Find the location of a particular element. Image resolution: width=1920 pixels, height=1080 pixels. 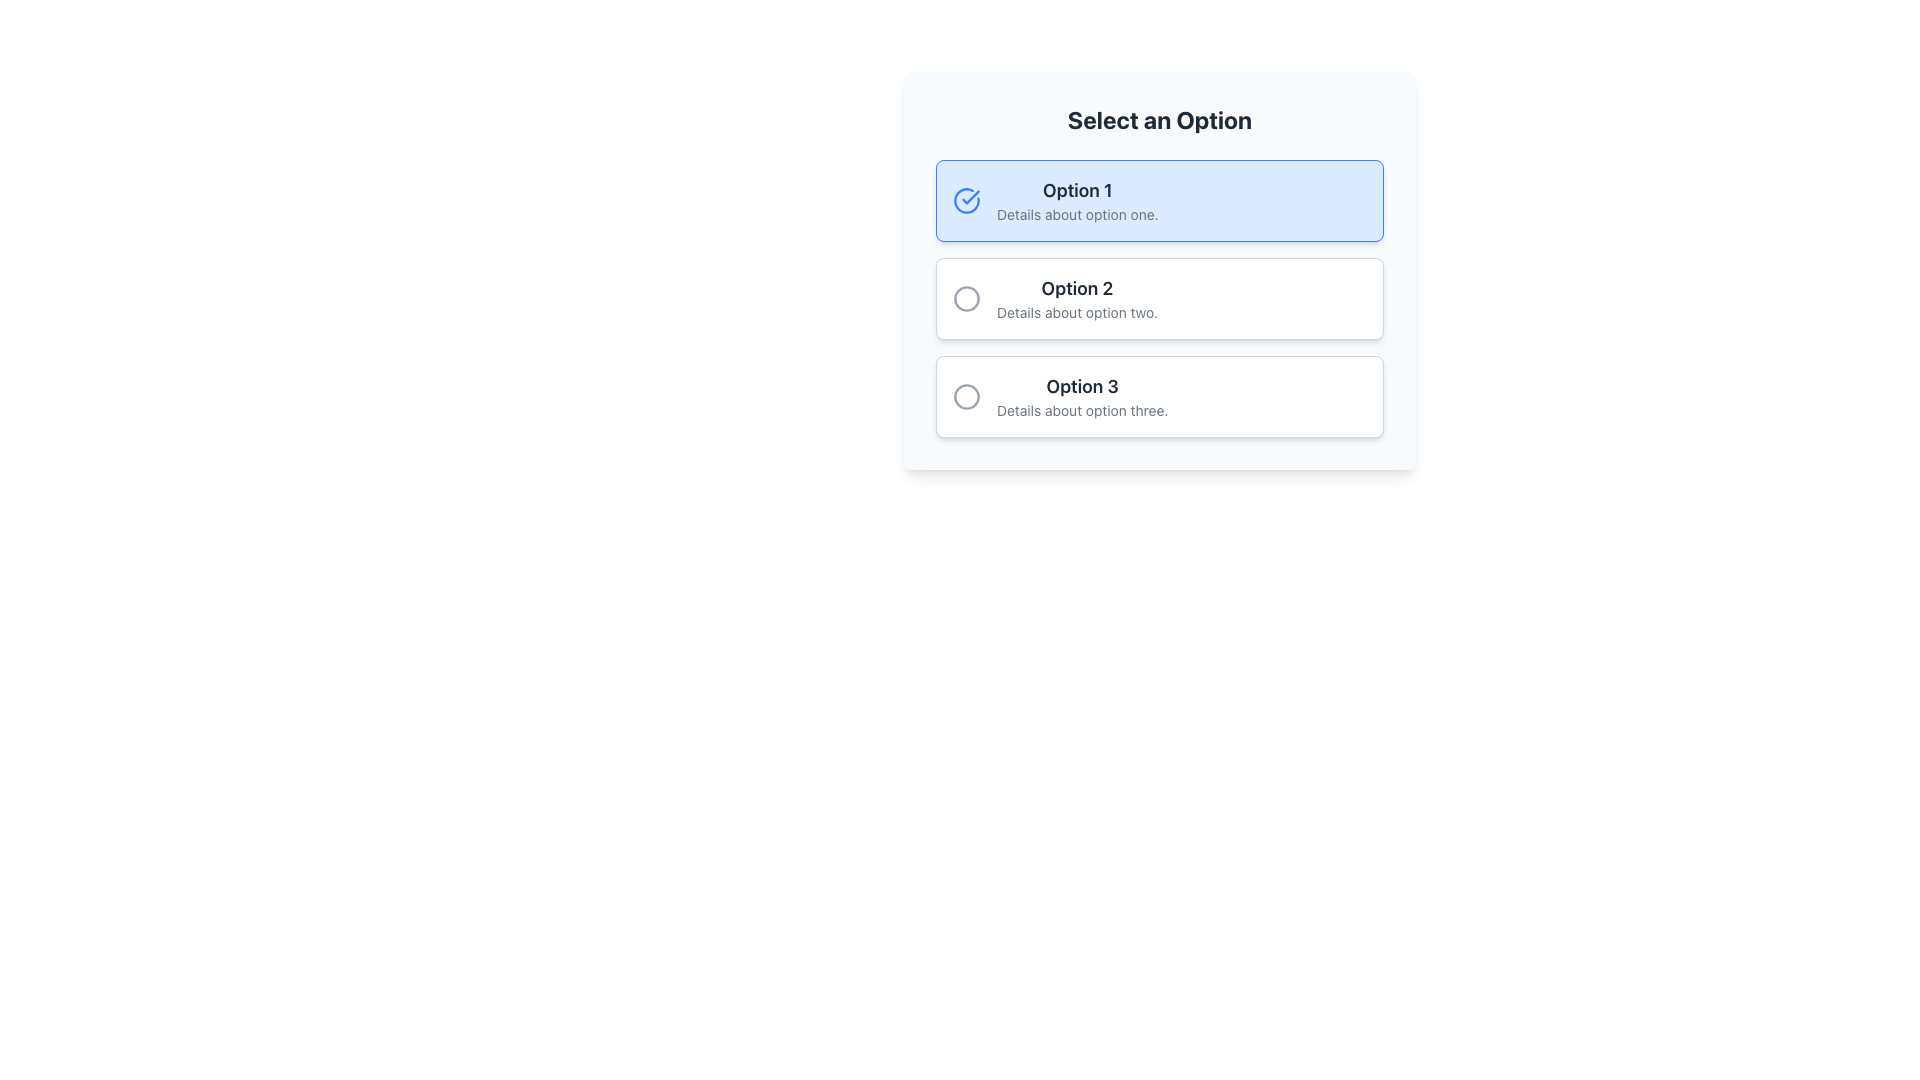

the text label that reads 'Details about option two.', which is located below the 'Option 2' title in the second option box is located at coordinates (1076, 312).